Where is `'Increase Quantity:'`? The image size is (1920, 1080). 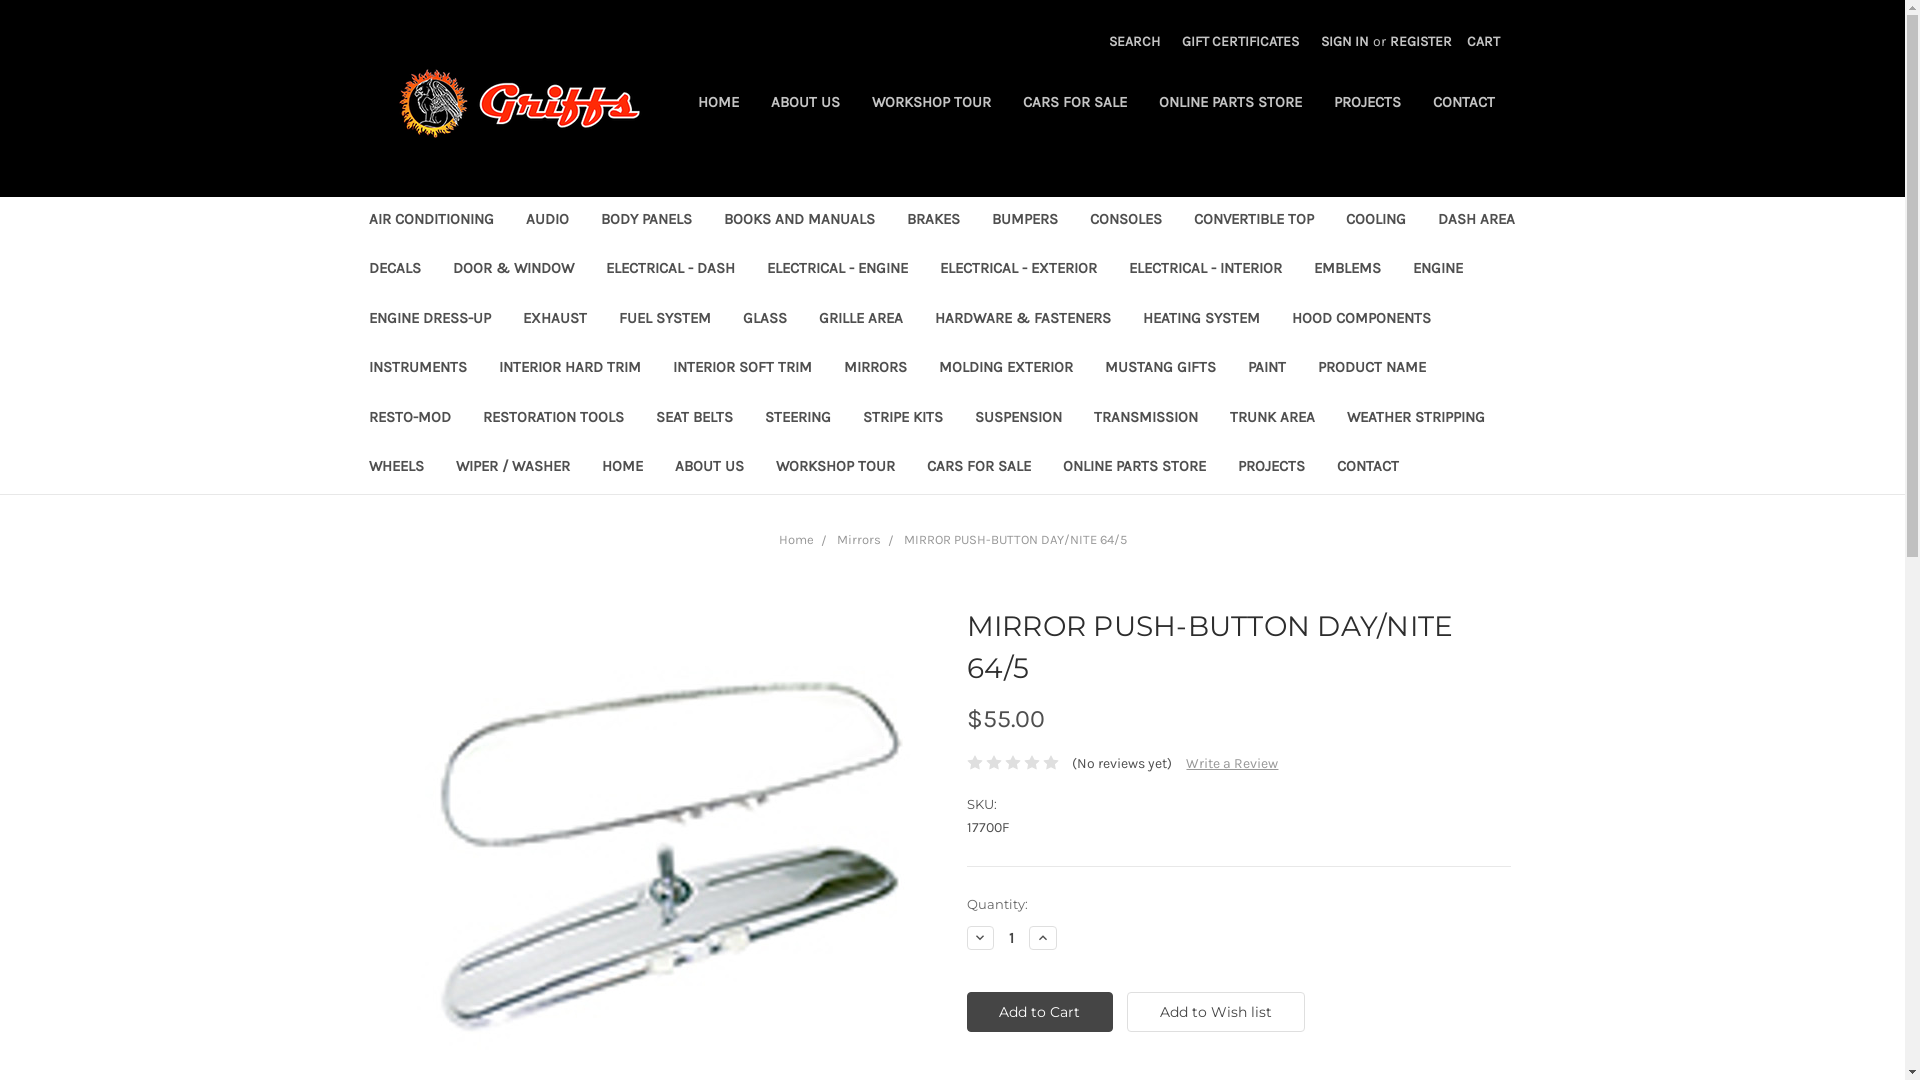 'Increase Quantity:' is located at coordinates (1028, 937).